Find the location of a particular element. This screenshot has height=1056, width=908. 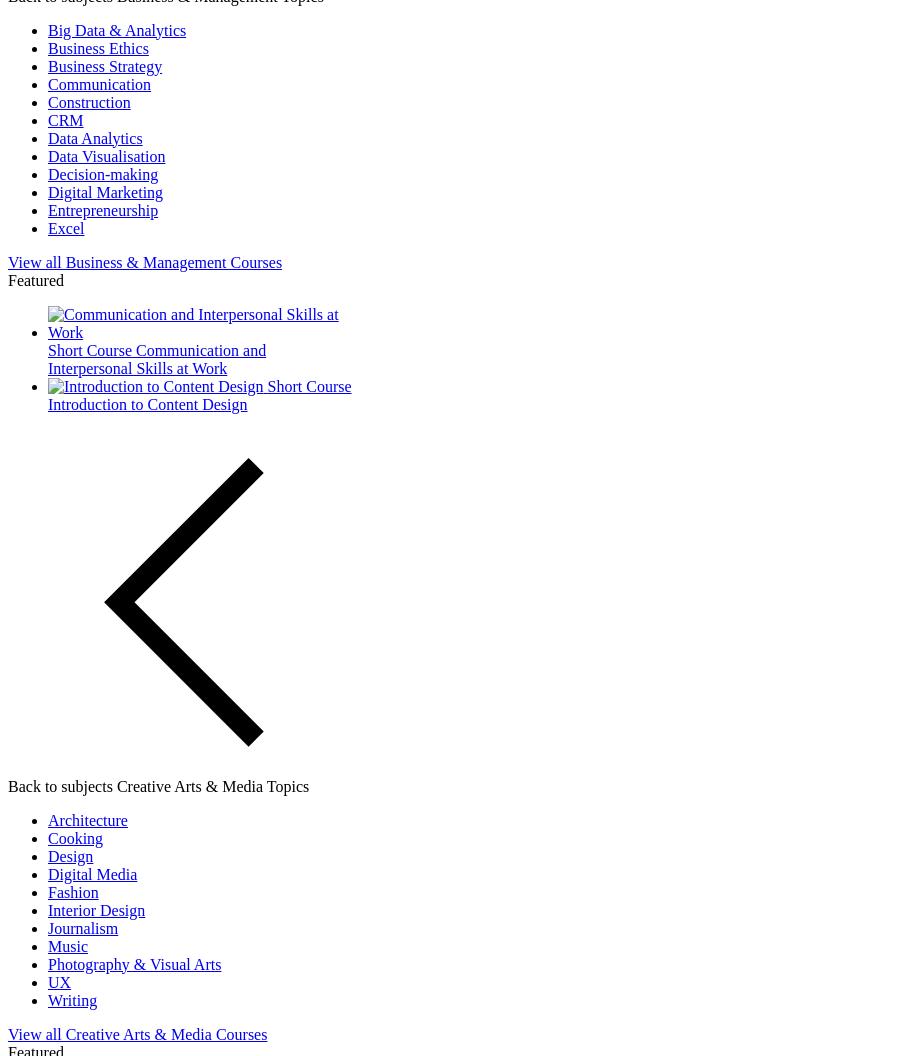

'Introduction to Content Design' is located at coordinates (147, 403).